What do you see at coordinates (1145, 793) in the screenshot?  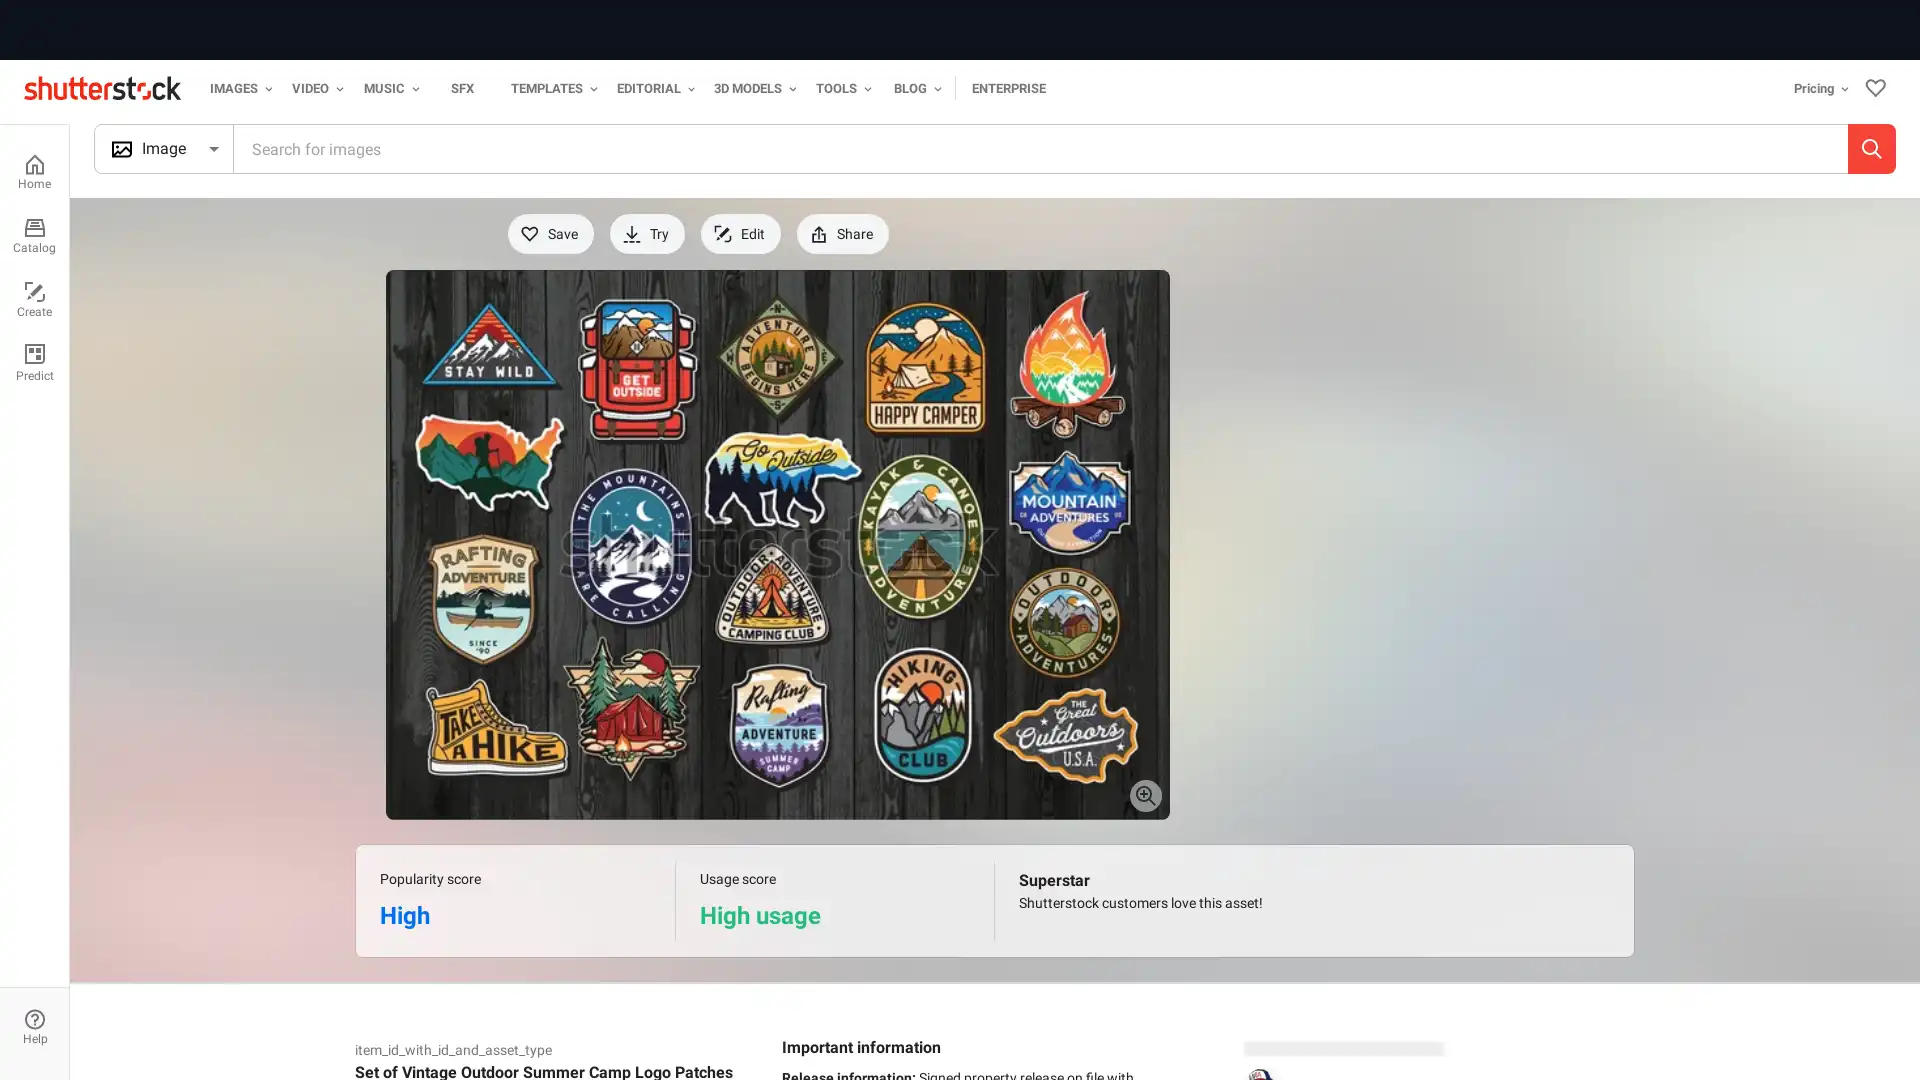 I see `Preview` at bounding box center [1145, 793].